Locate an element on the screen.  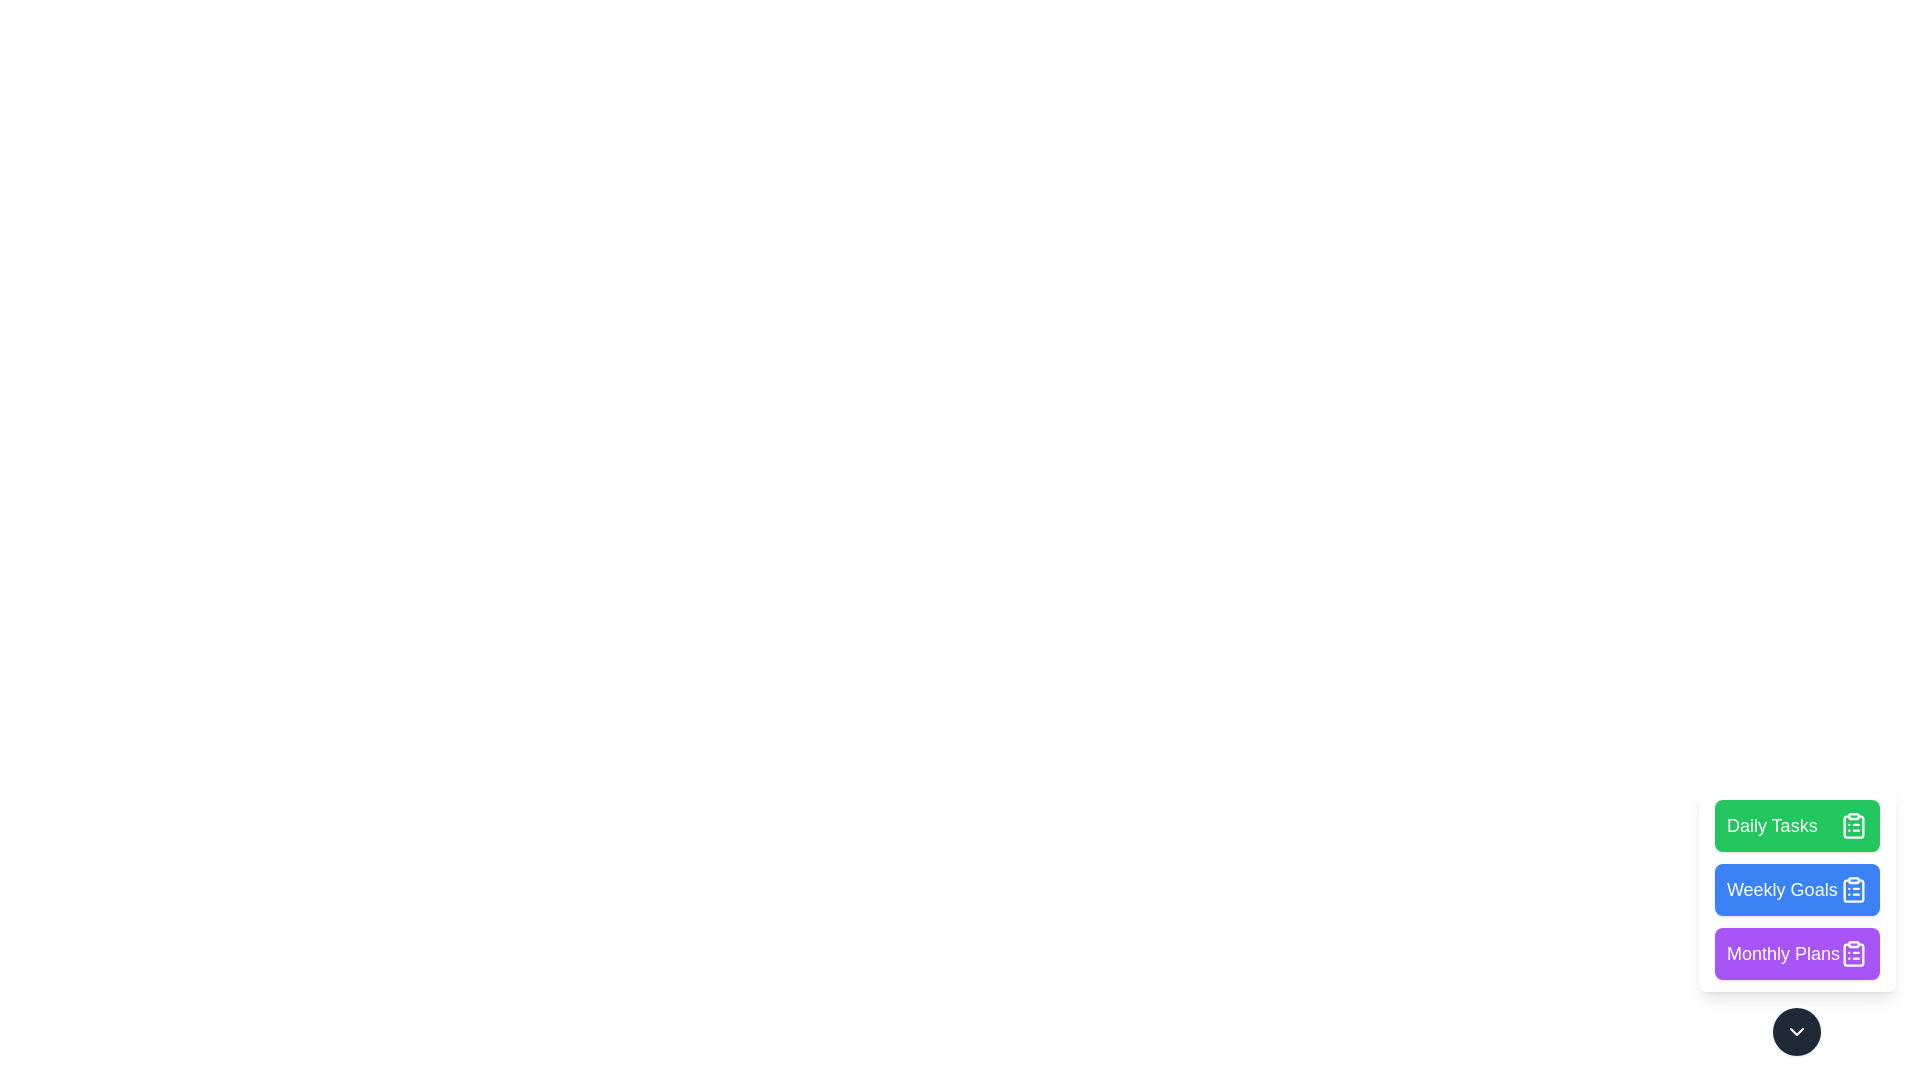
the 'Daily Tasks' button to execute its action is located at coordinates (1796, 825).